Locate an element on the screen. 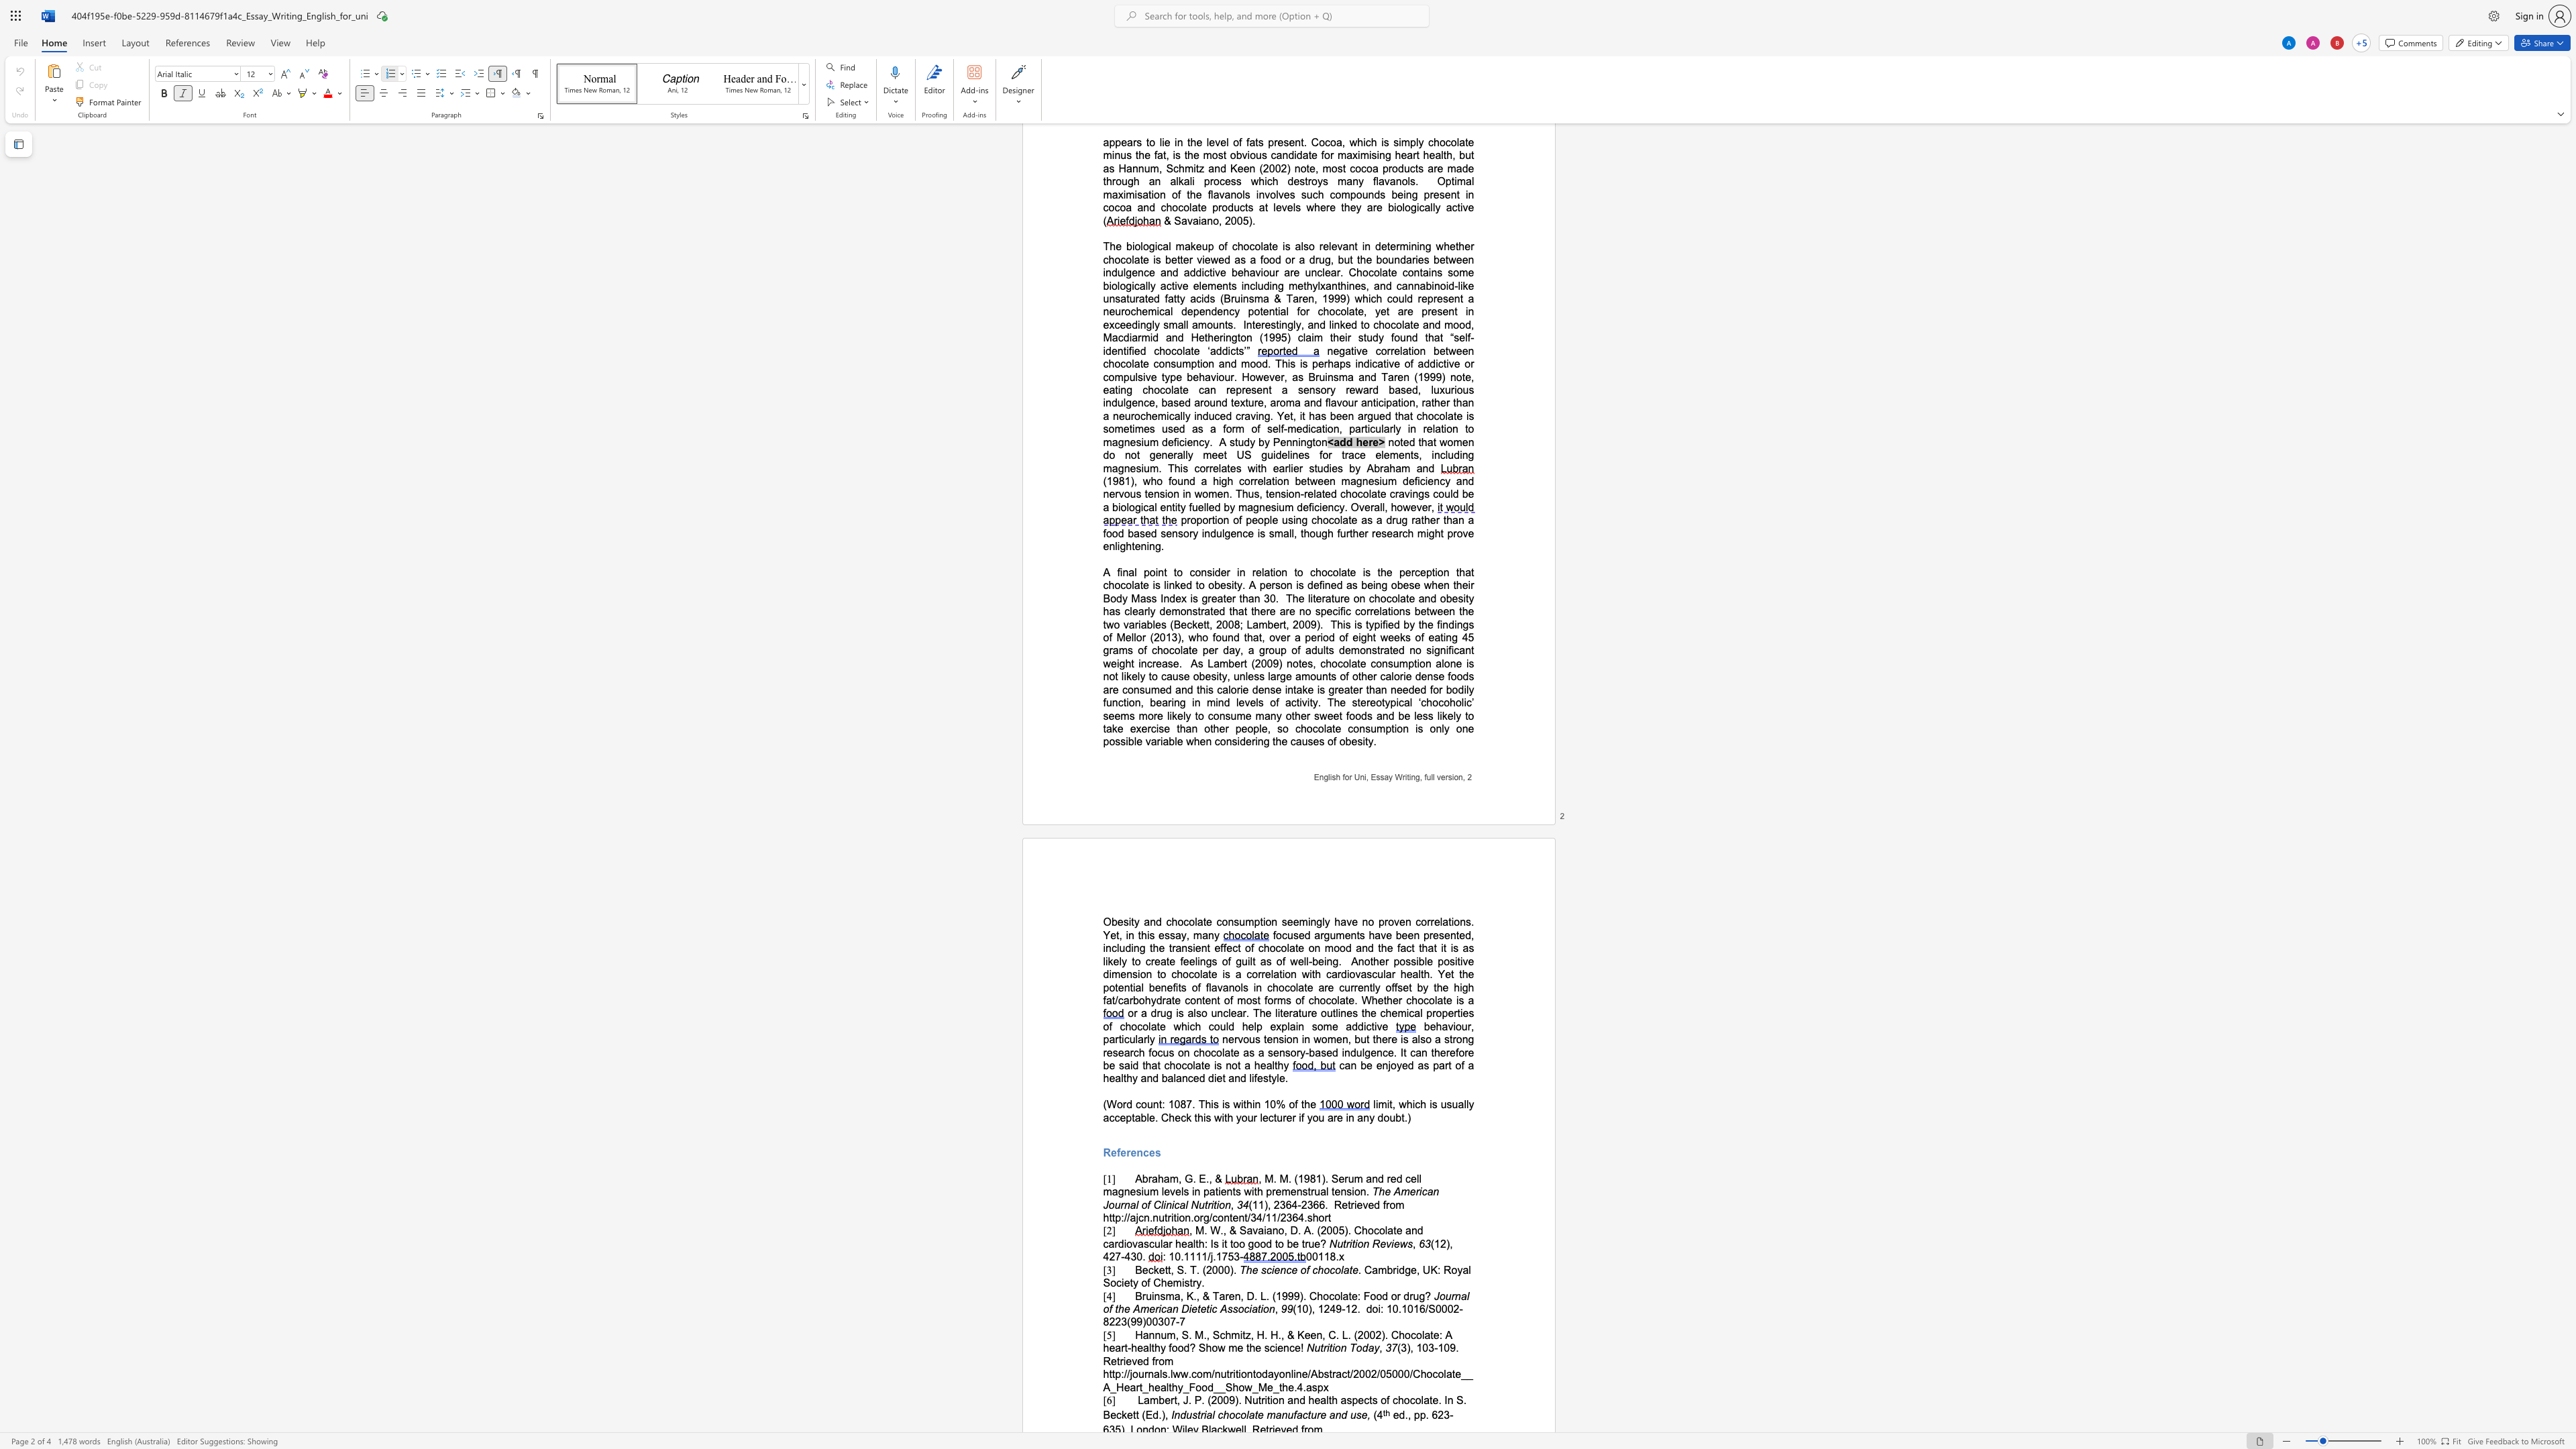  the space between the continuous character "o" and "l" in the text is located at coordinates (1244, 1415).